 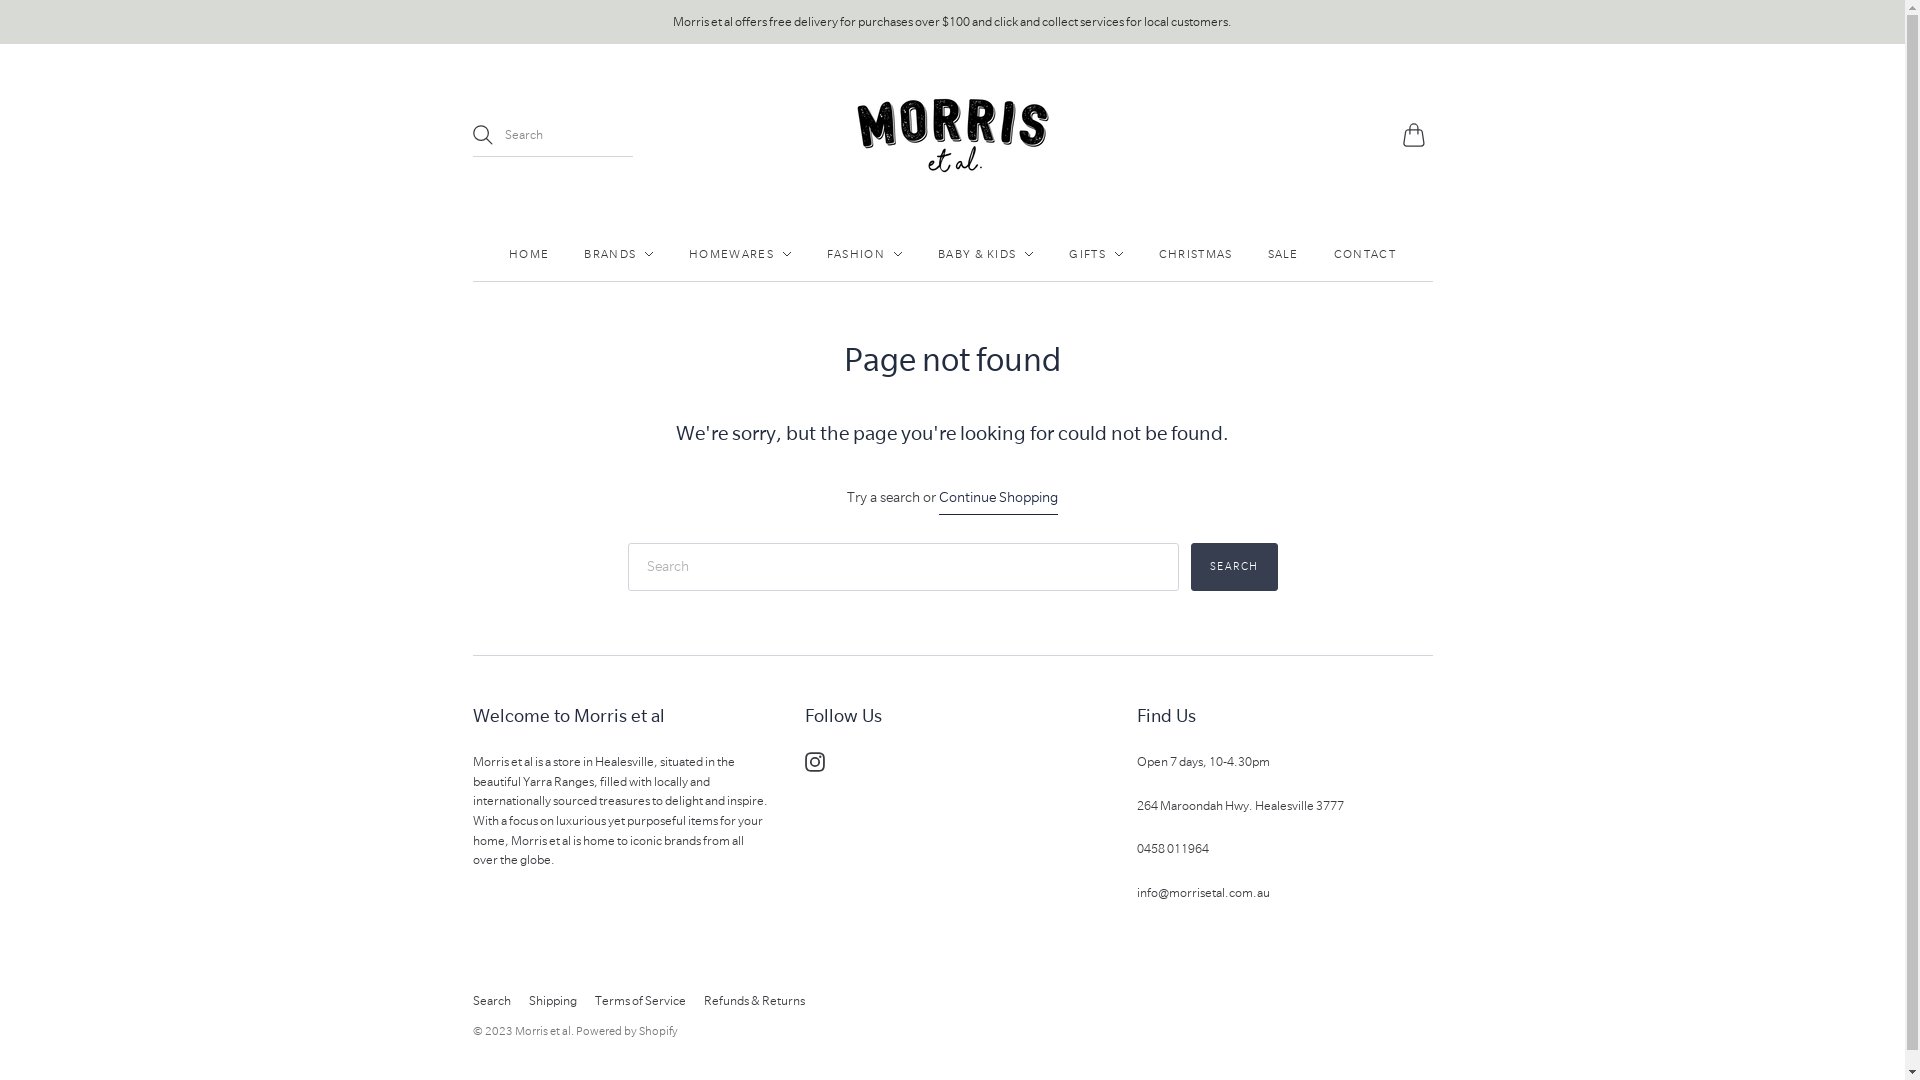 What do you see at coordinates (1232, 567) in the screenshot?
I see `'Search'` at bounding box center [1232, 567].